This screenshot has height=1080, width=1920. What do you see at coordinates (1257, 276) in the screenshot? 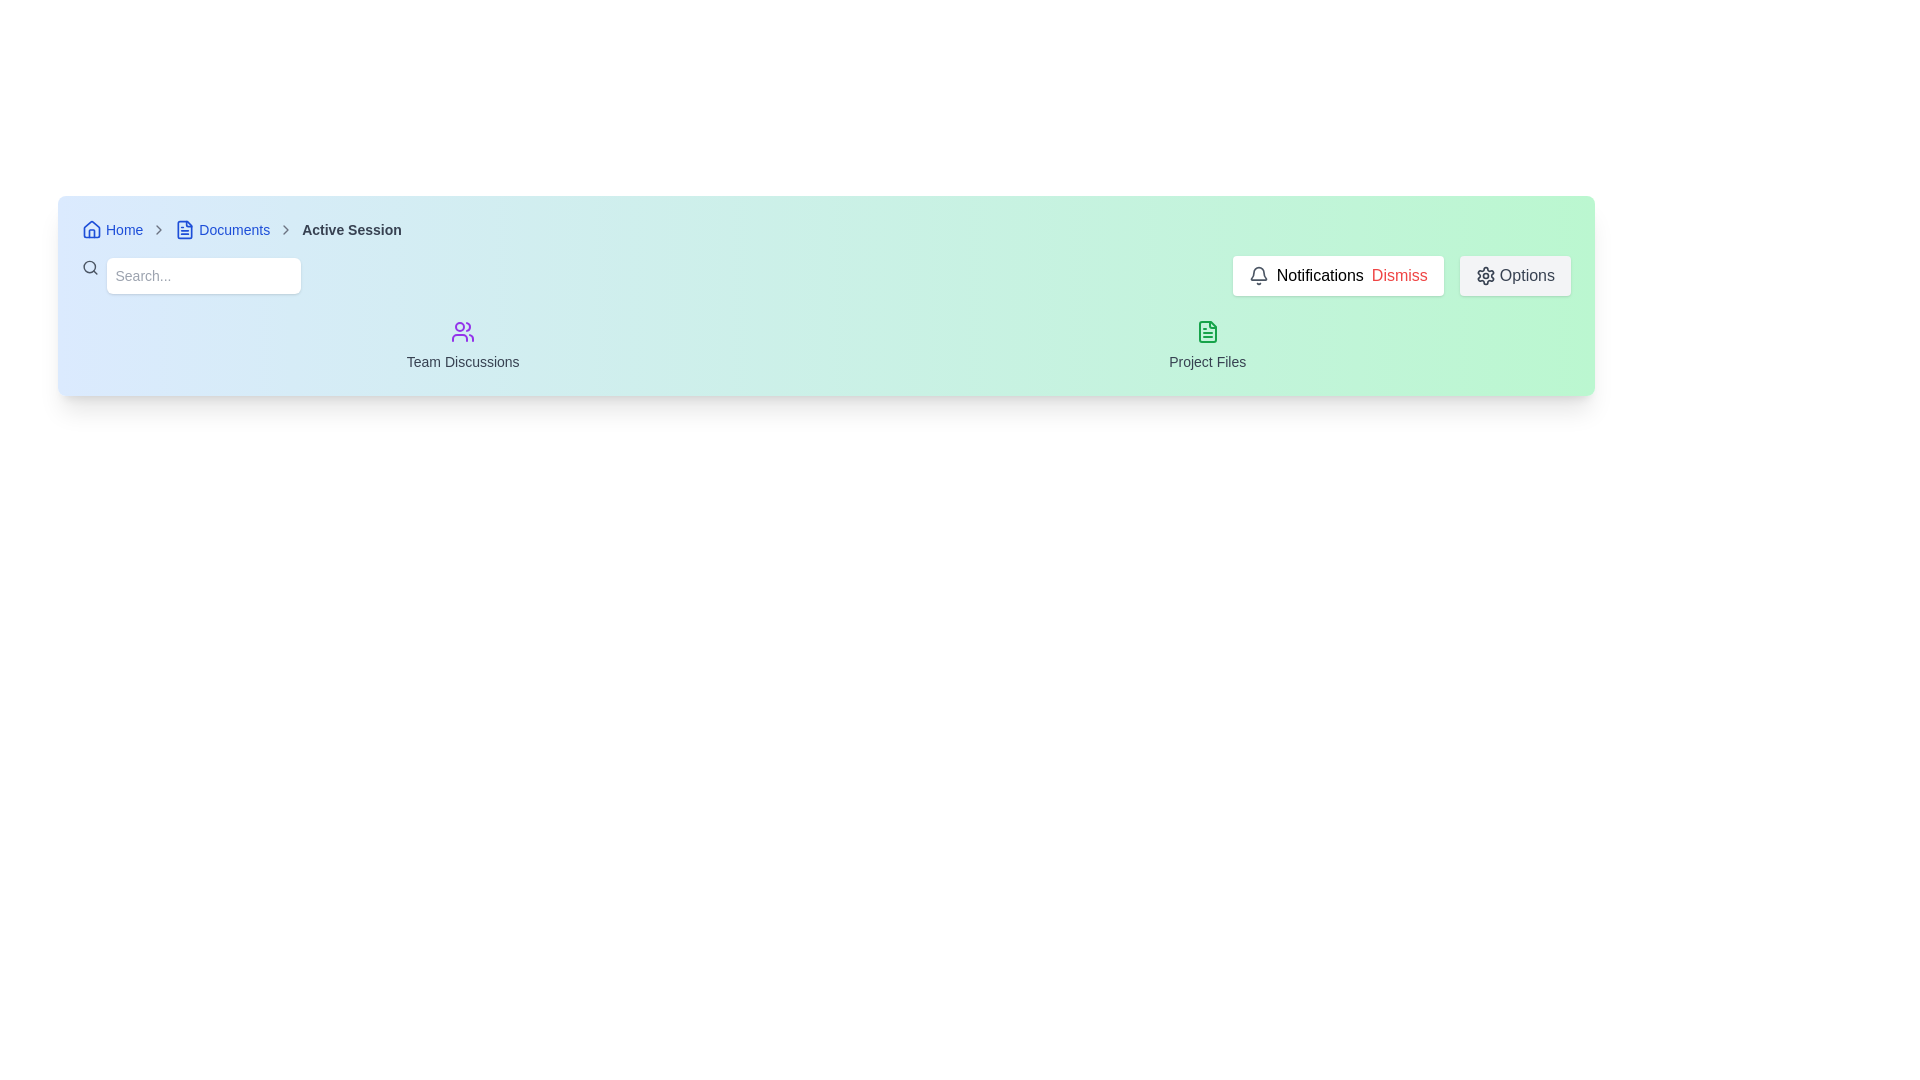
I see `the bell-shaped notification icon located to the left of the 'Notifications' label by moving the cursor to its center point` at bounding box center [1257, 276].